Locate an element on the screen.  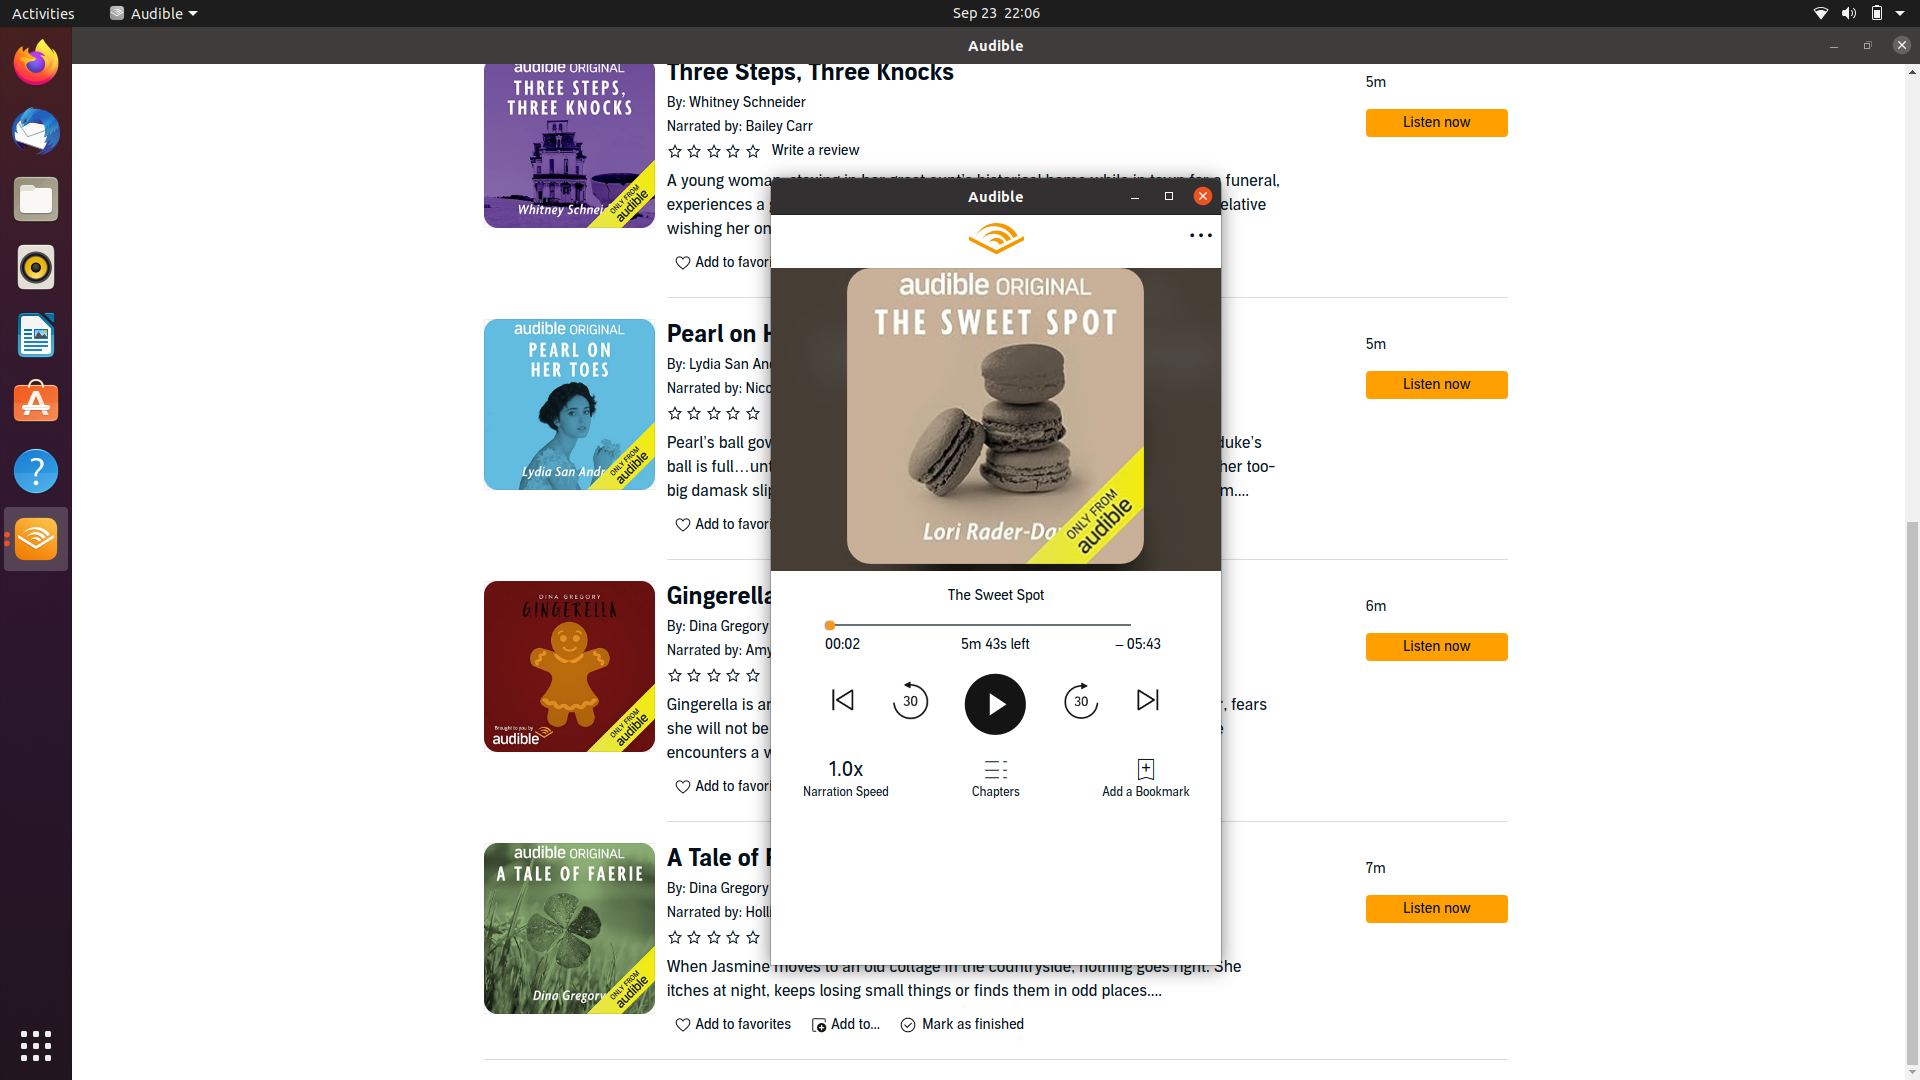
the previous choice in the expanded options menu is located at coordinates (1199, 235).